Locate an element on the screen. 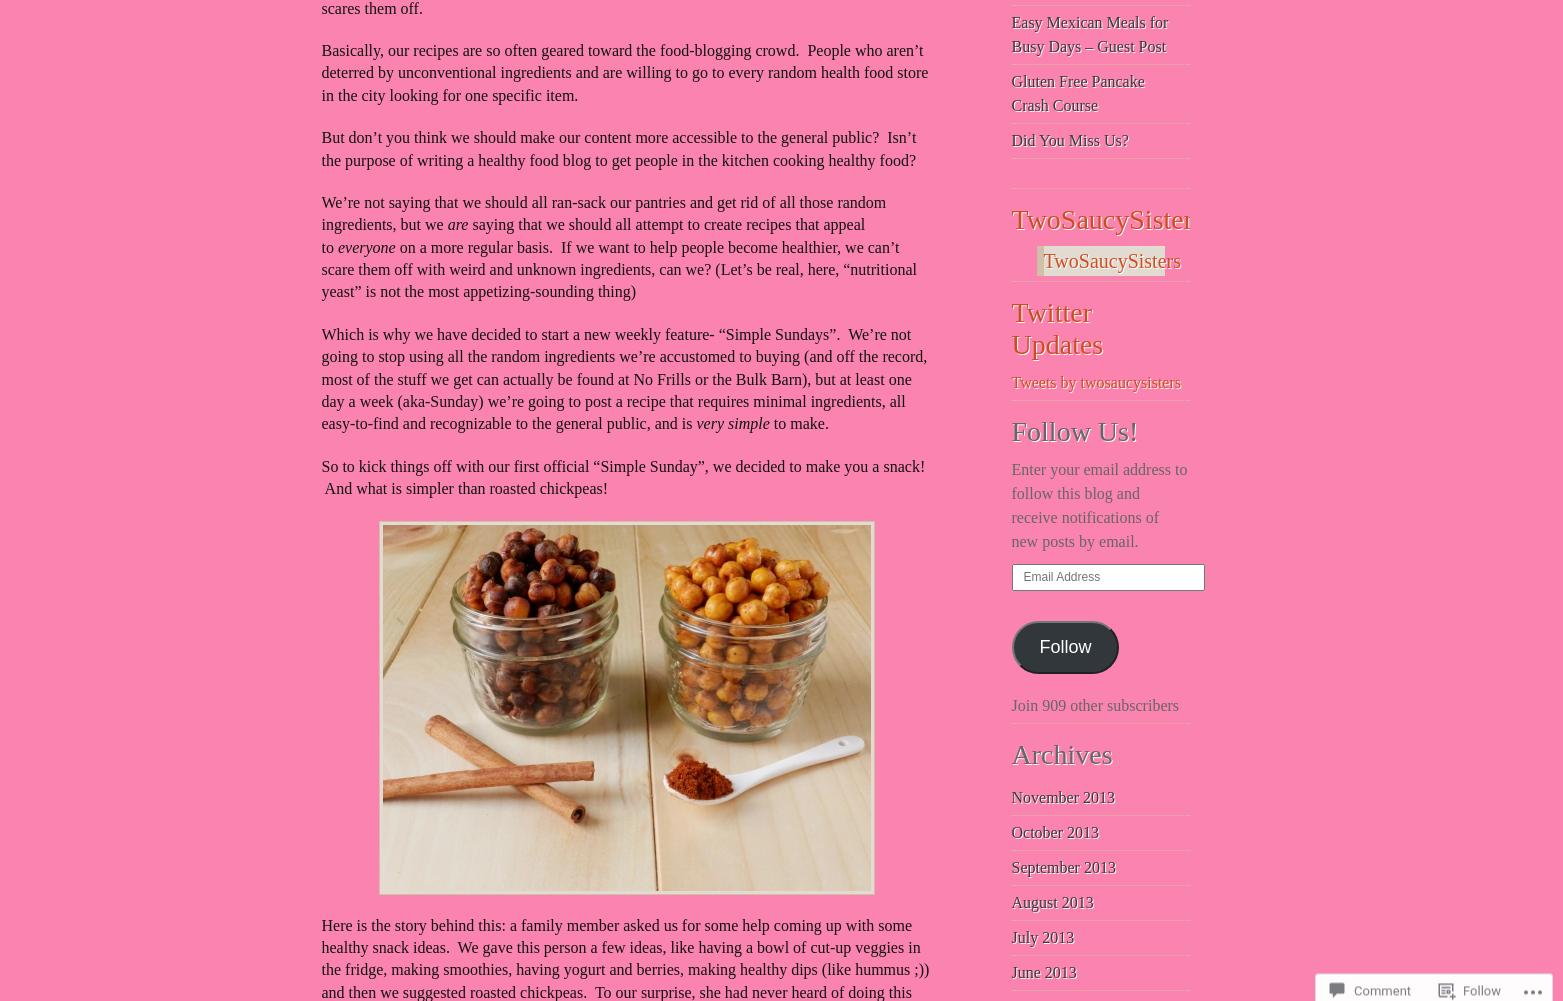  'Basically, our recipes are so often geared toward the food-blogging crowd.  People who aren’t deterred by unconventional ingredients and are willing to go to every random health food store in the city looking for one specific item.' is located at coordinates (623, 71).